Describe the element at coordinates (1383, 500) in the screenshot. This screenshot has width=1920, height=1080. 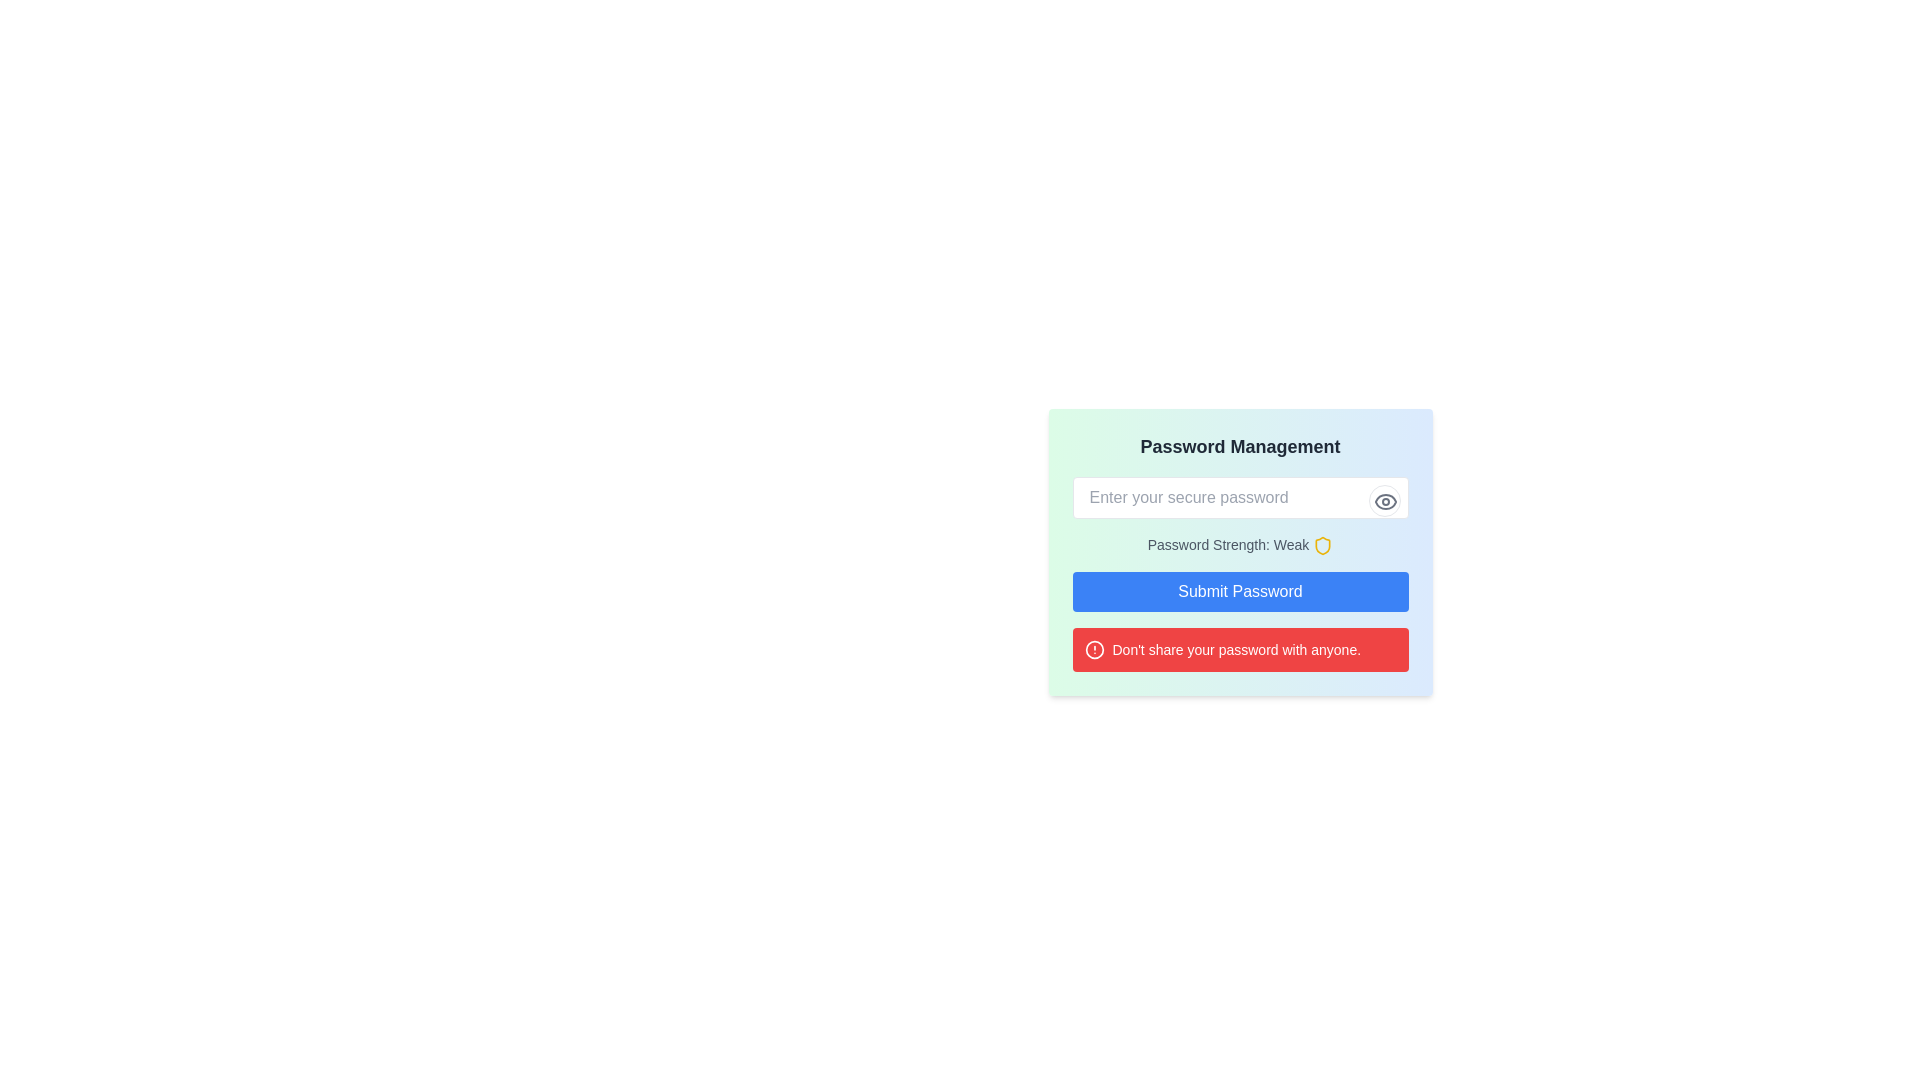
I see `the circular button with a white background and gray border that contains a gray eye icon, positioned at the top-right corner near the password input field to observe any hover effects` at that location.